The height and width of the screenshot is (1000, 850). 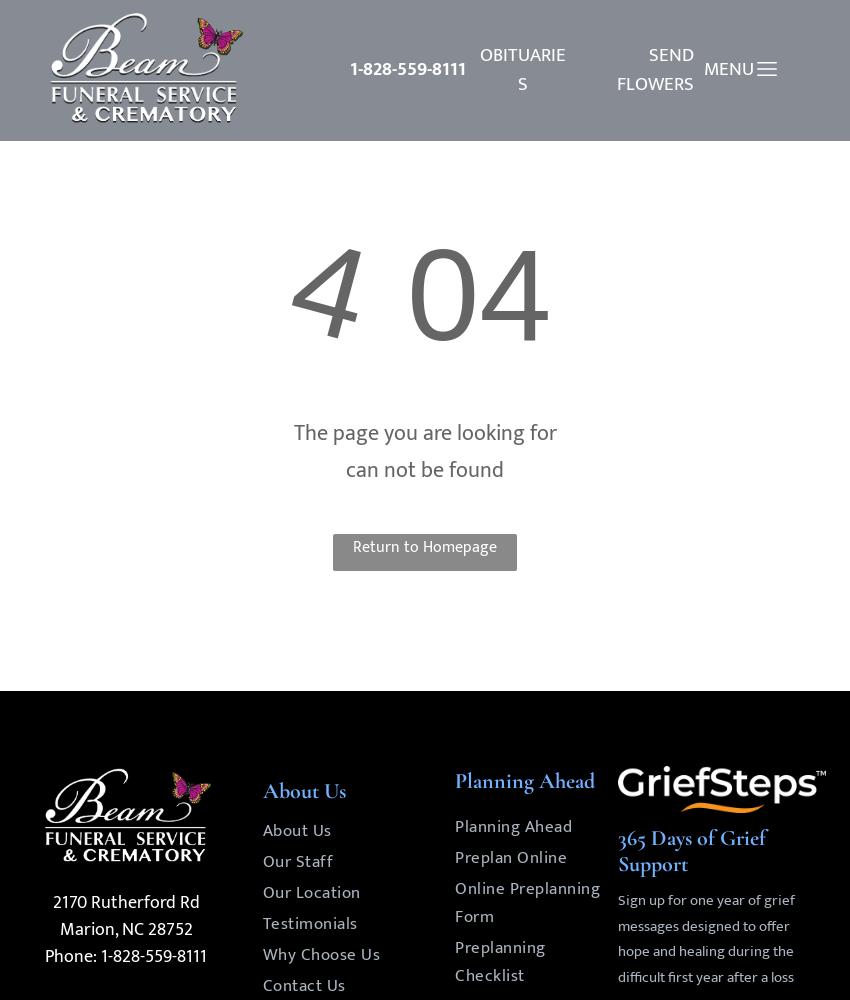 I want to click on 'Preplan Online', so click(x=510, y=856).